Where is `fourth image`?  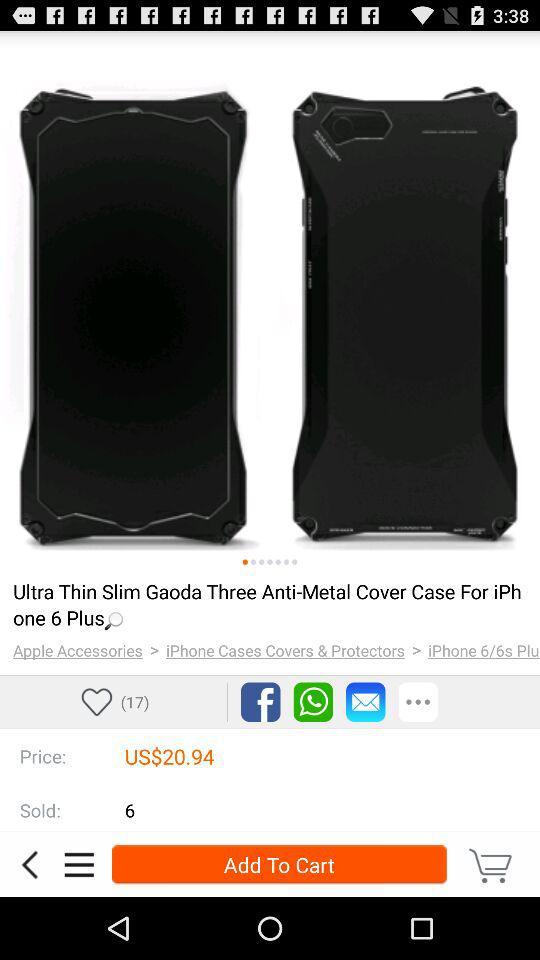
fourth image is located at coordinates (270, 562).